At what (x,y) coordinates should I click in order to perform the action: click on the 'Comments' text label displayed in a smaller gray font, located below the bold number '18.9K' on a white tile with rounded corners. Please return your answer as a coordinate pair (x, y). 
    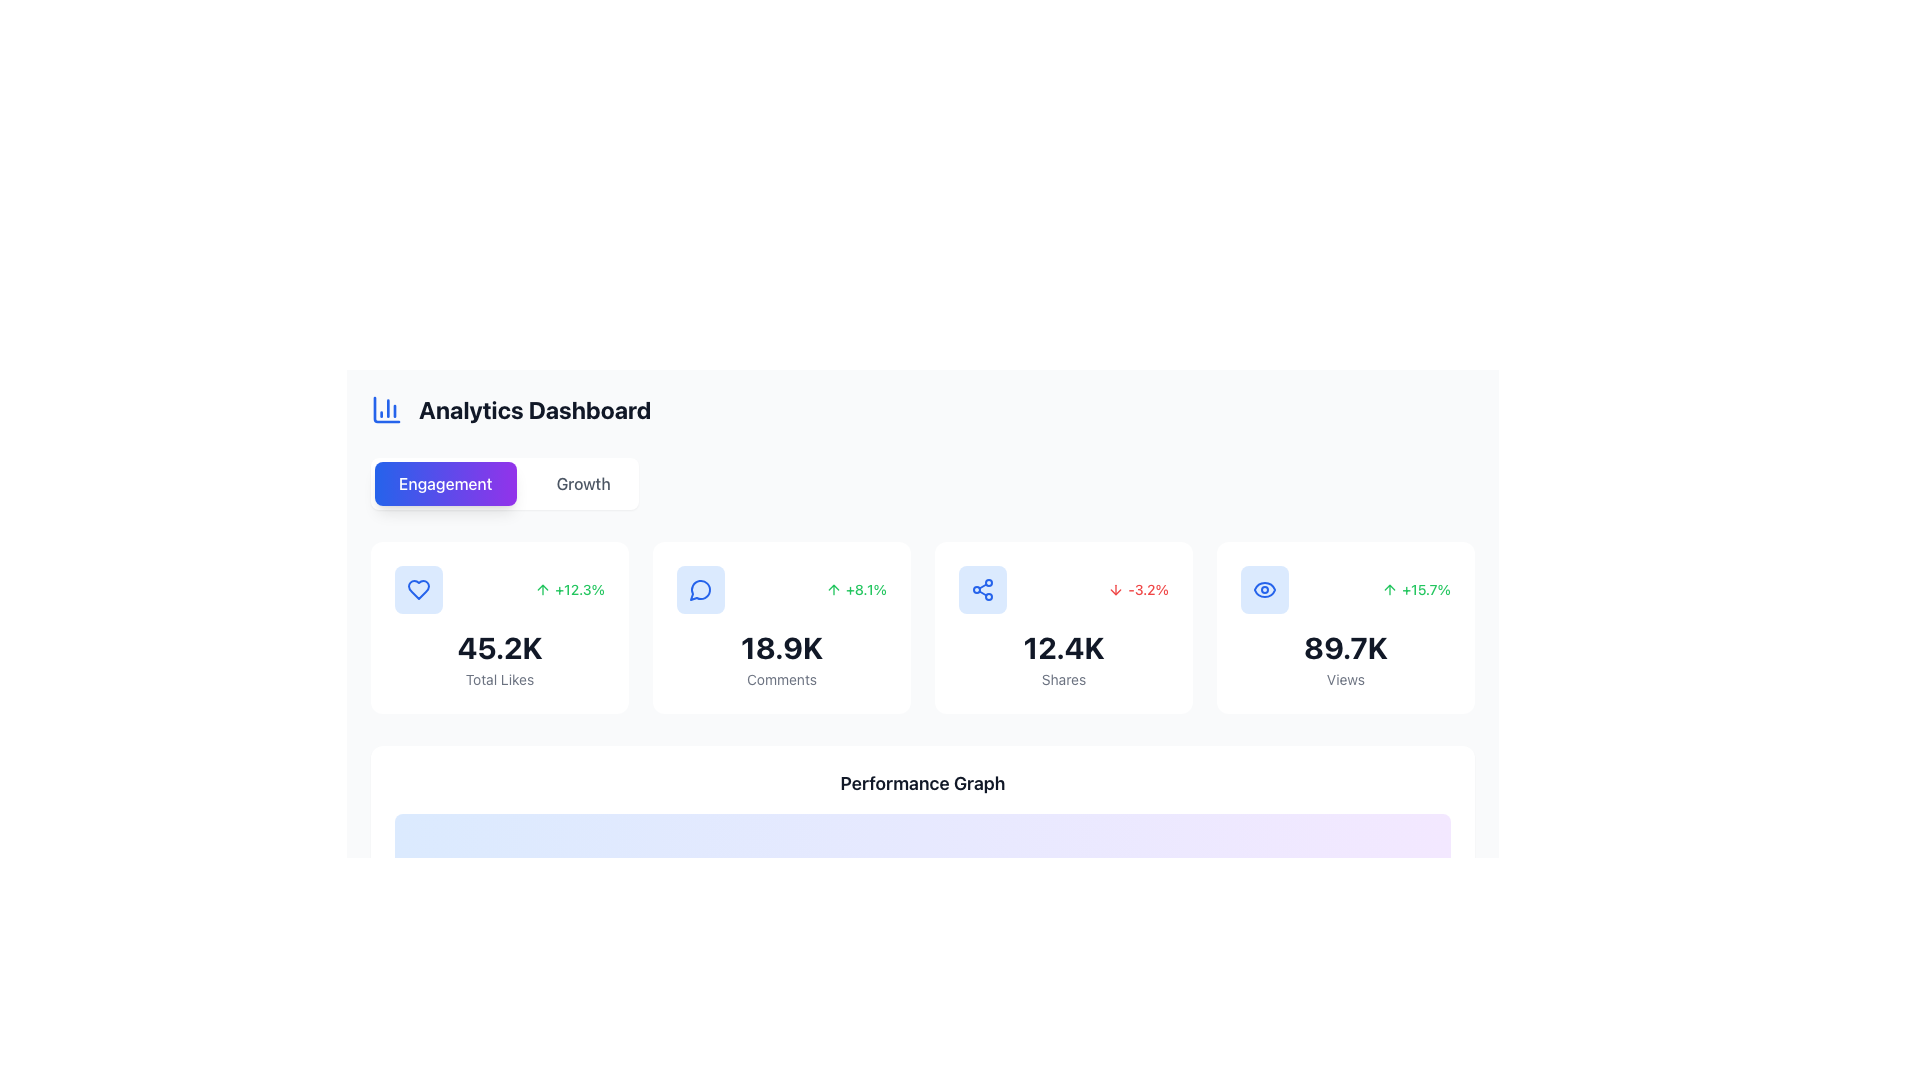
    Looking at the image, I should click on (781, 678).